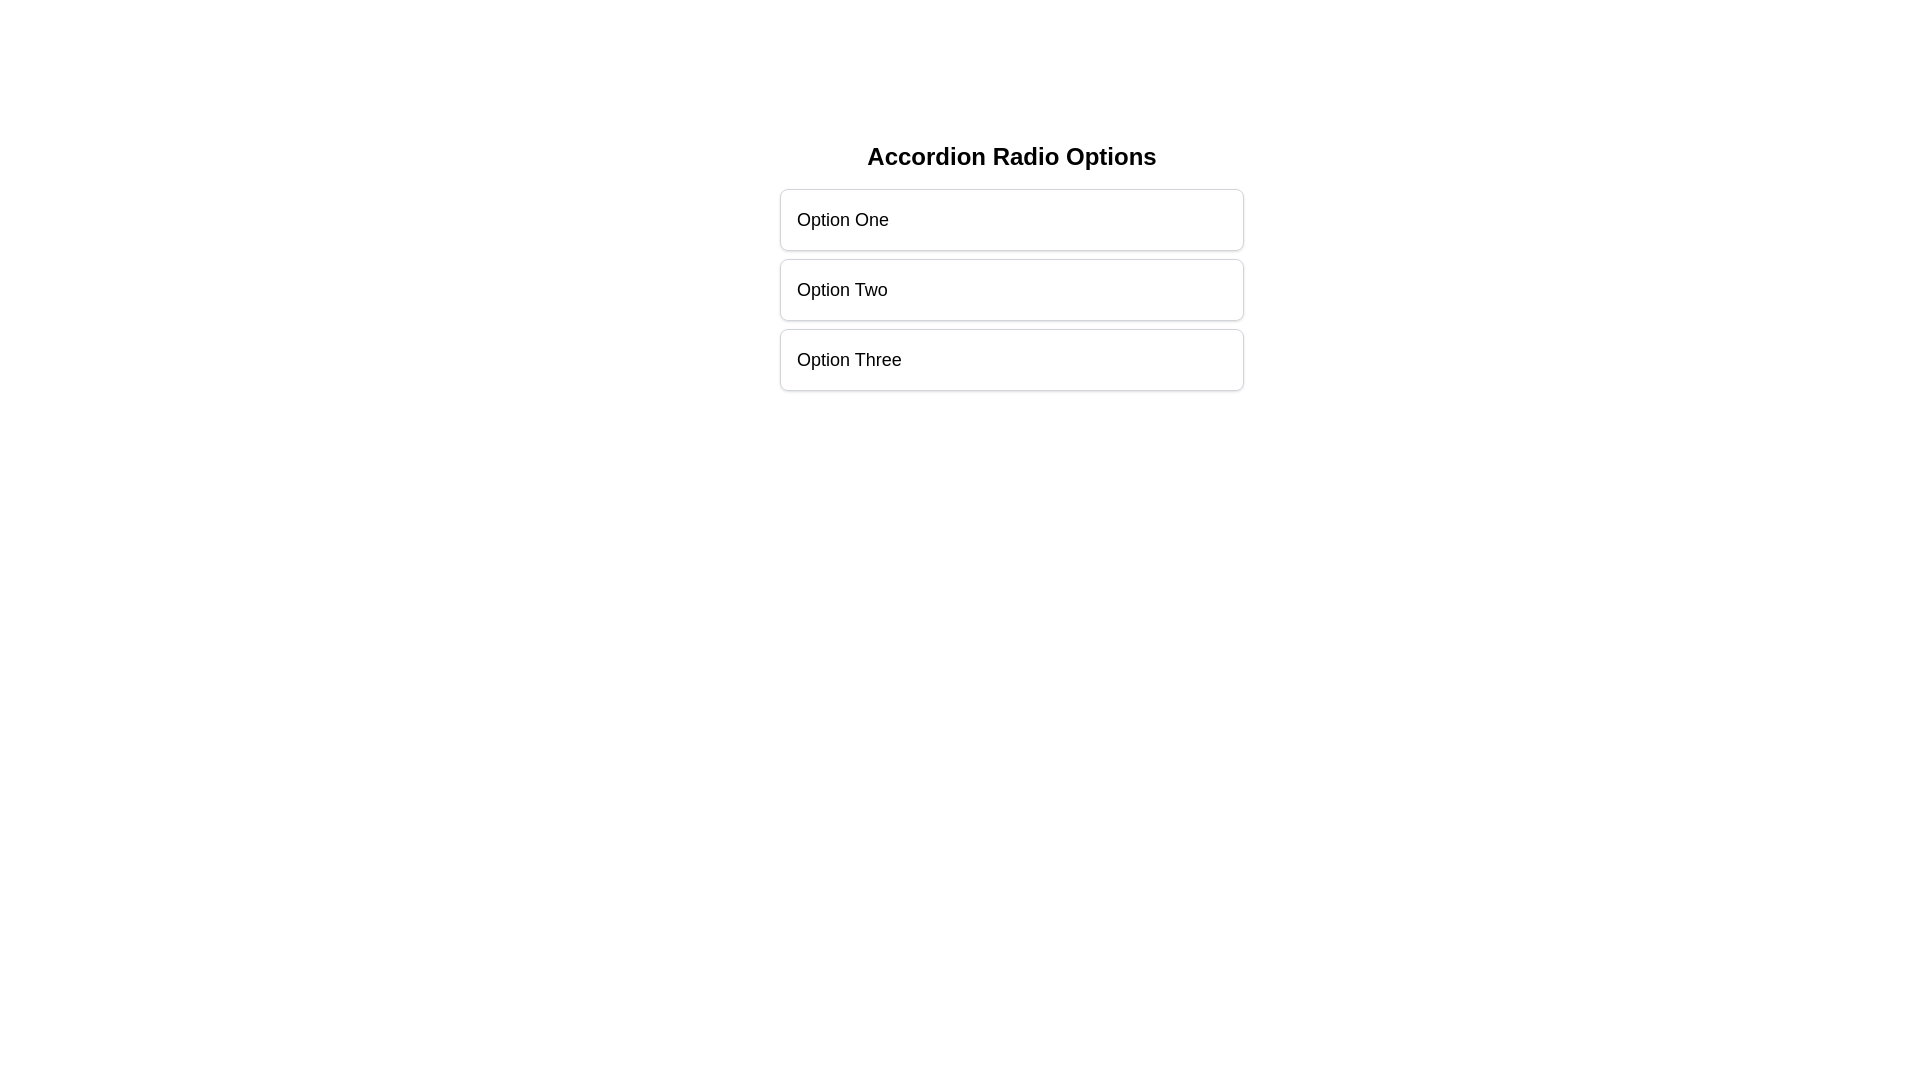 This screenshot has width=1920, height=1080. What do you see at coordinates (1012, 219) in the screenshot?
I see `the first selectable option labeled 'Option One' in the Accordion Radio Options` at bounding box center [1012, 219].